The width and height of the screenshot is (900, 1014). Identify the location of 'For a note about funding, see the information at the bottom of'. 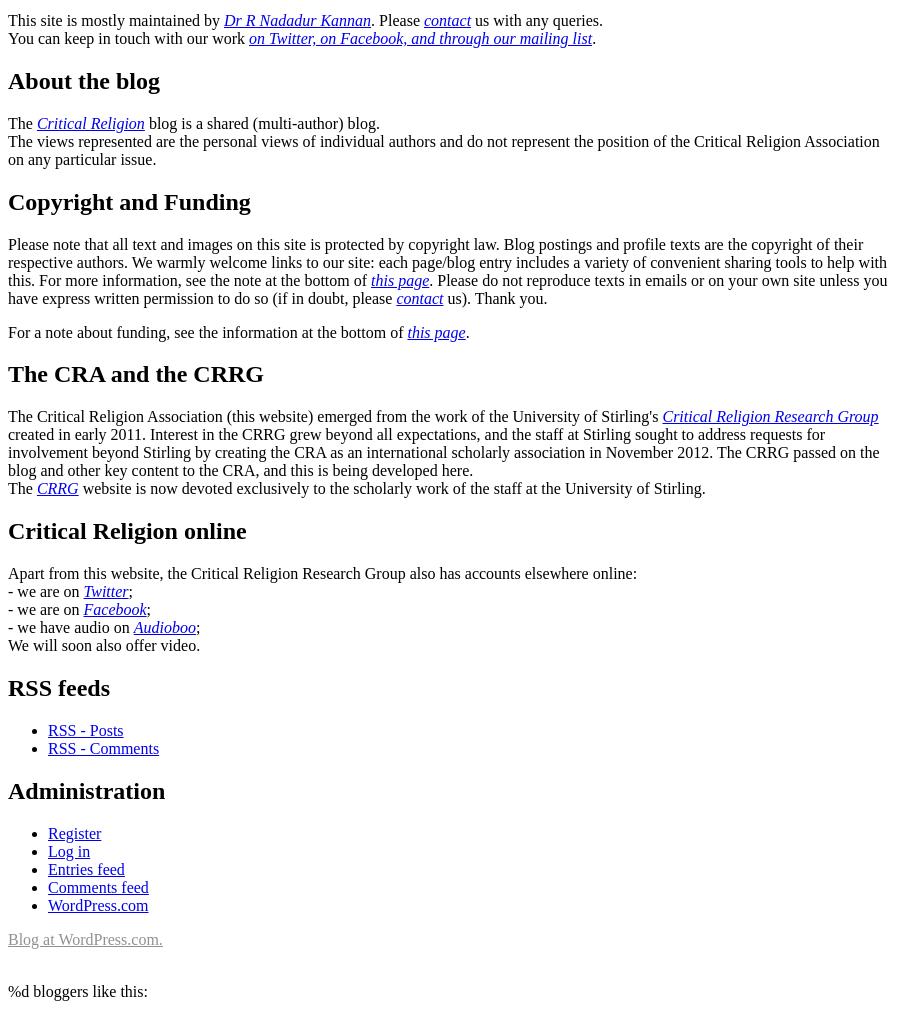
(207, 331).